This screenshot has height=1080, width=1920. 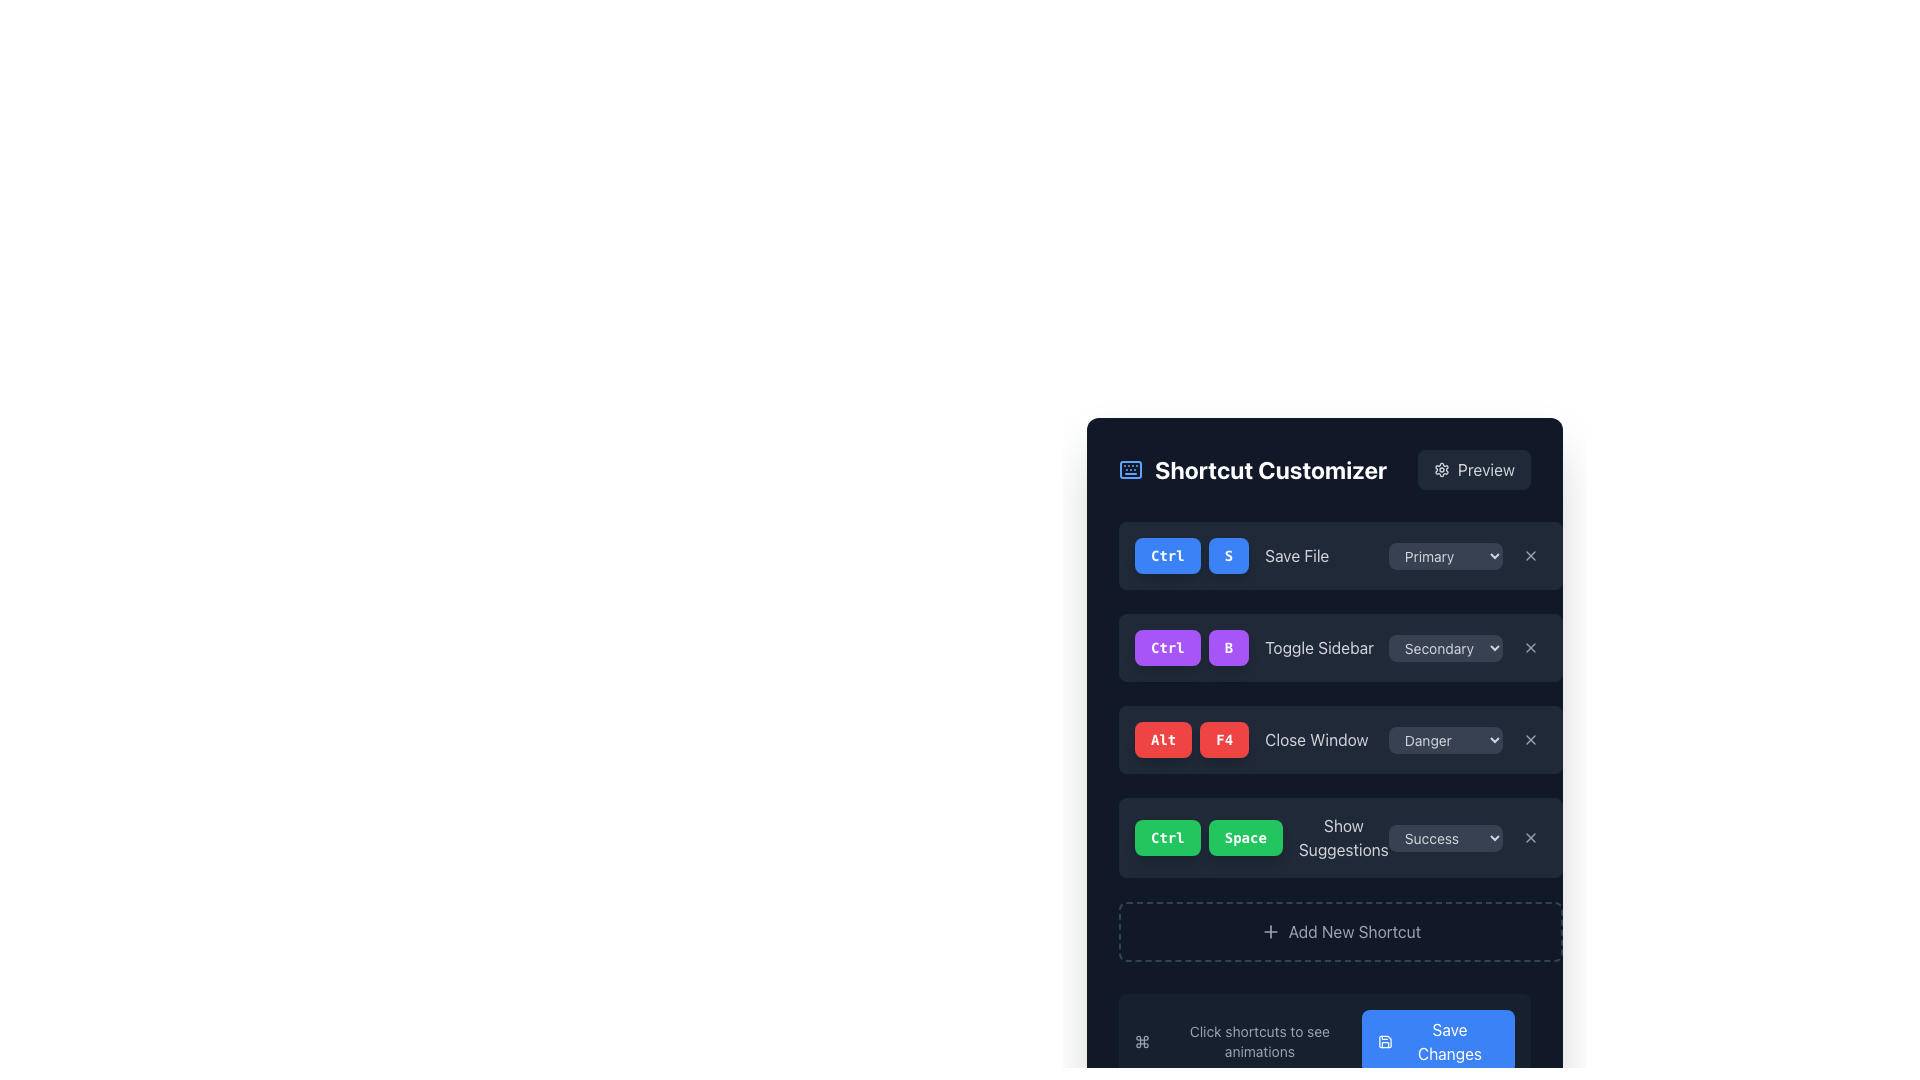 What do you see at coordinates (1529, 555) in the screenshot?
I see `the delete button located at the rightmost end of the row labeled 'Primary' in the 'Shortcut Customizer' panel` at bounding box center [1529, 555].